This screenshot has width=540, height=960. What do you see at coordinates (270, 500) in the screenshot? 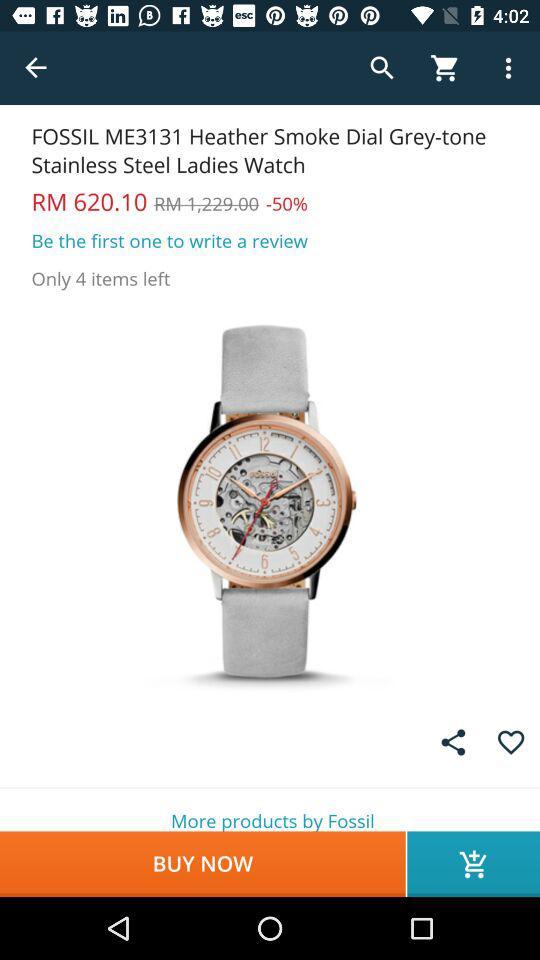
I see `open image` at bounding box center [270, 500].